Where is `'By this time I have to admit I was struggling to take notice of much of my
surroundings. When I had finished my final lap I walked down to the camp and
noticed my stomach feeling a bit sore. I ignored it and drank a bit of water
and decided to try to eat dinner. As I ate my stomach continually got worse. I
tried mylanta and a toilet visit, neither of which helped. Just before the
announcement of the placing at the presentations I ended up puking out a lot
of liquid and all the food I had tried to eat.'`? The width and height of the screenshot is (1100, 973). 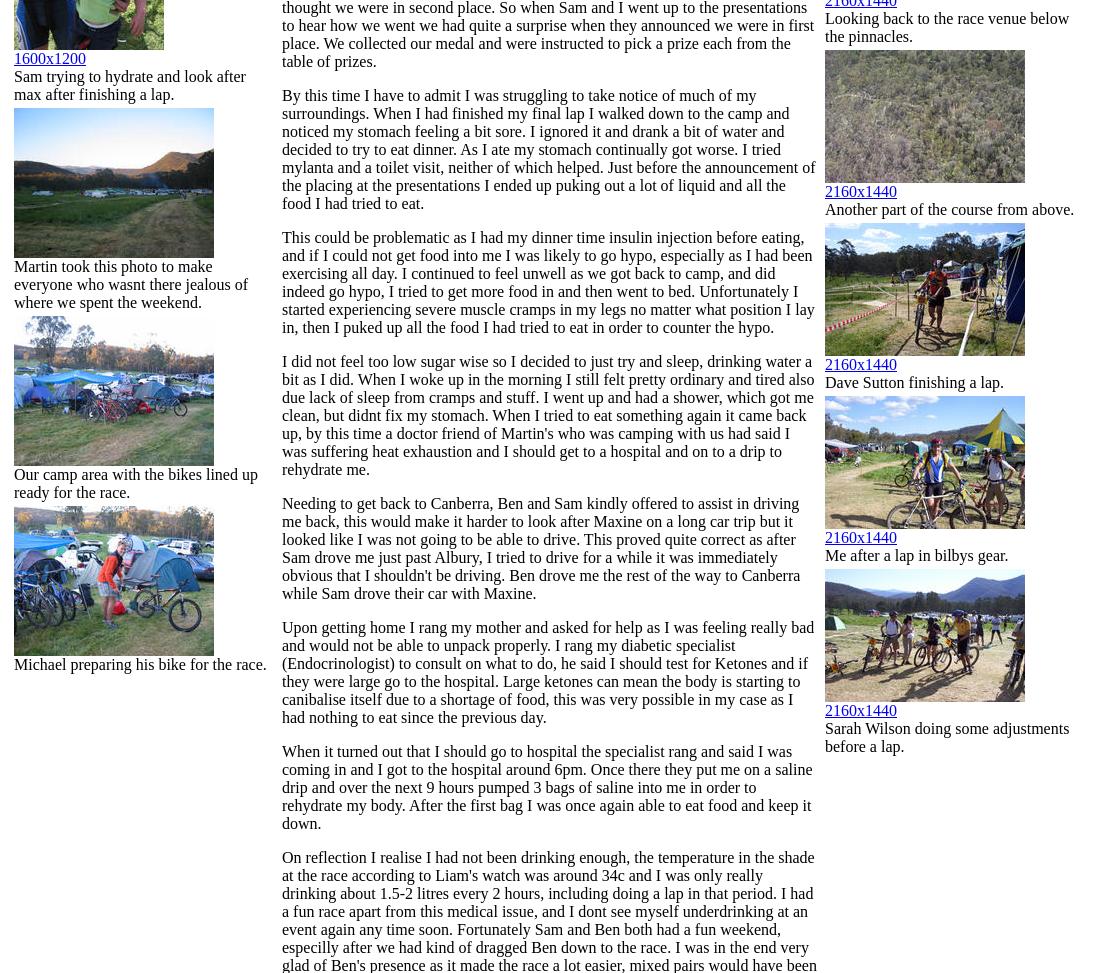 'By this time I have to admit I was struggling to take notice of much of my
surroundings. When I had finished my final lap I walked down to the camp and
noticed my stomach feeling a bit sore. I ignored it and drank a bit of water
and decided to try to eat dinner. As I ate my stomach continually got worse. I
tried mylanta and a toilet visit, neither of which helped. Just before the
announcement of the placing at the presentations I ended up puking out a lot
of liquid and all the food I had tried to eat.' is located at coordinates (548, 149).